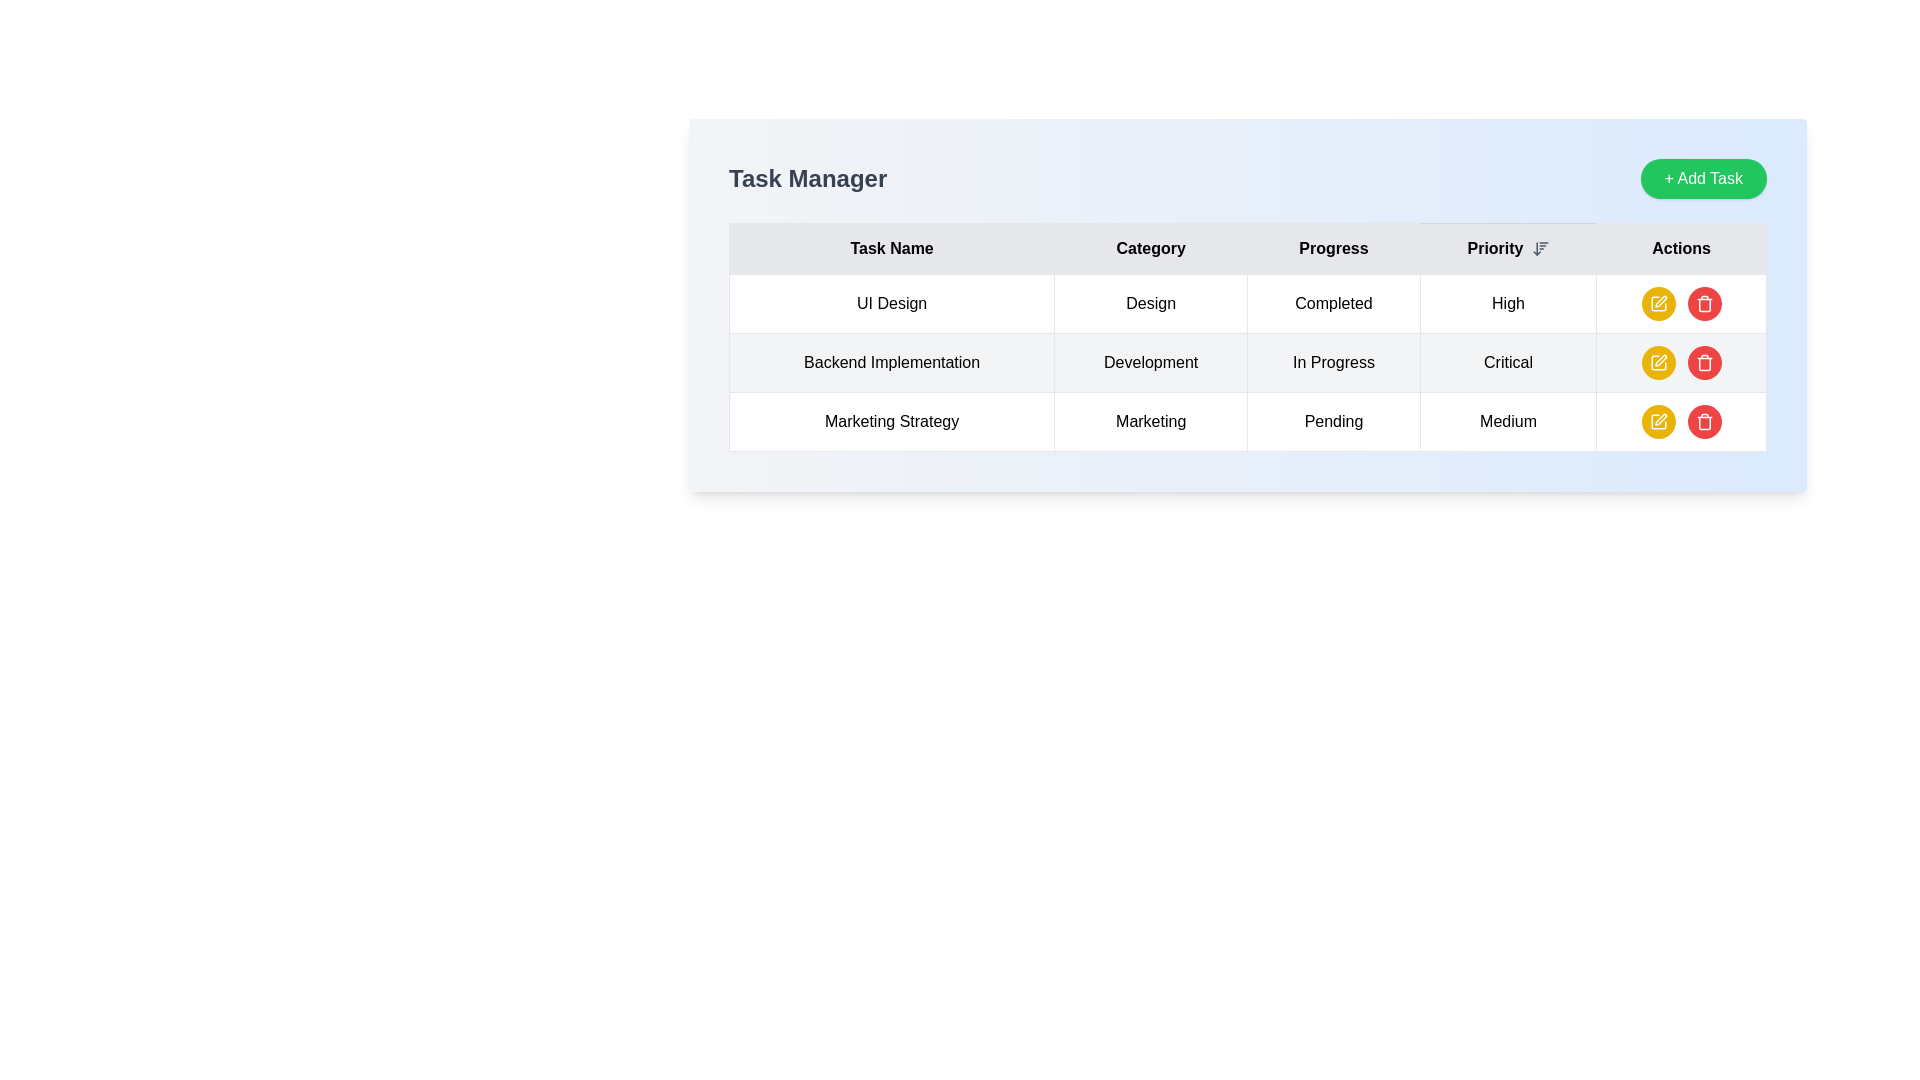 This screenshot has height=1080, width=1920. I want to click on the 'UI Design' task name label located in the first row under the 'Task Name' column of the task management table, so click(891, 304).